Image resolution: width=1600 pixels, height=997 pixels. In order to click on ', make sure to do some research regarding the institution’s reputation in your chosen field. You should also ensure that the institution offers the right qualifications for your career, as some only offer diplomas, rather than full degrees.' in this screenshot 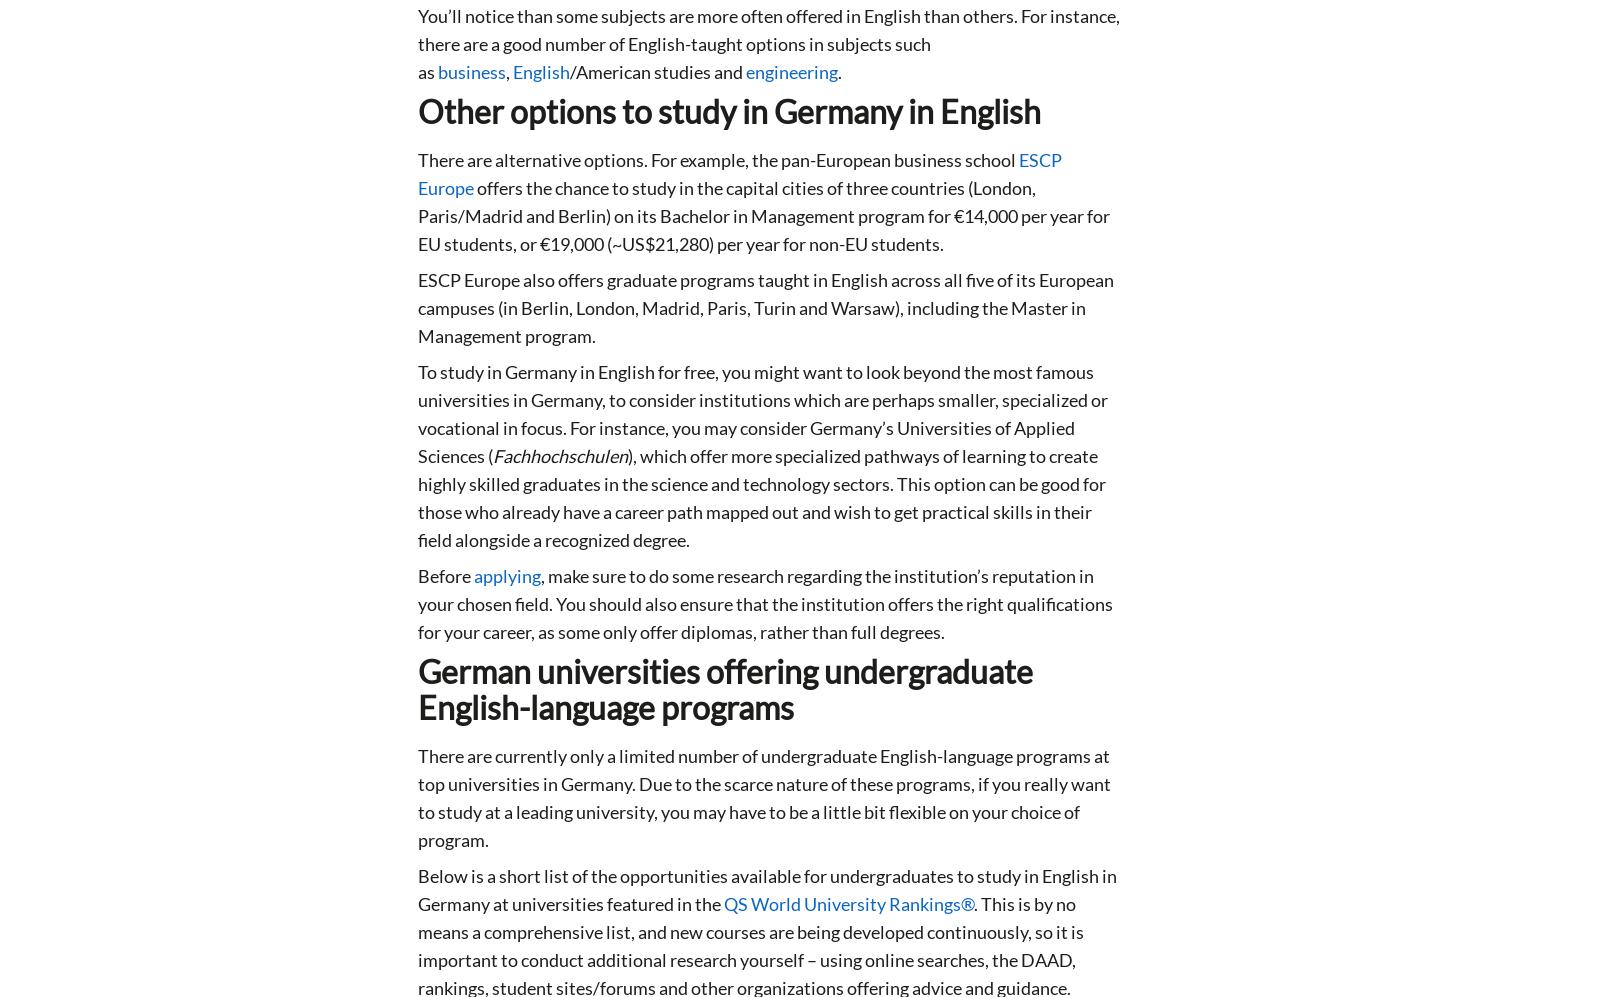, I will do `click(765, 602)`.